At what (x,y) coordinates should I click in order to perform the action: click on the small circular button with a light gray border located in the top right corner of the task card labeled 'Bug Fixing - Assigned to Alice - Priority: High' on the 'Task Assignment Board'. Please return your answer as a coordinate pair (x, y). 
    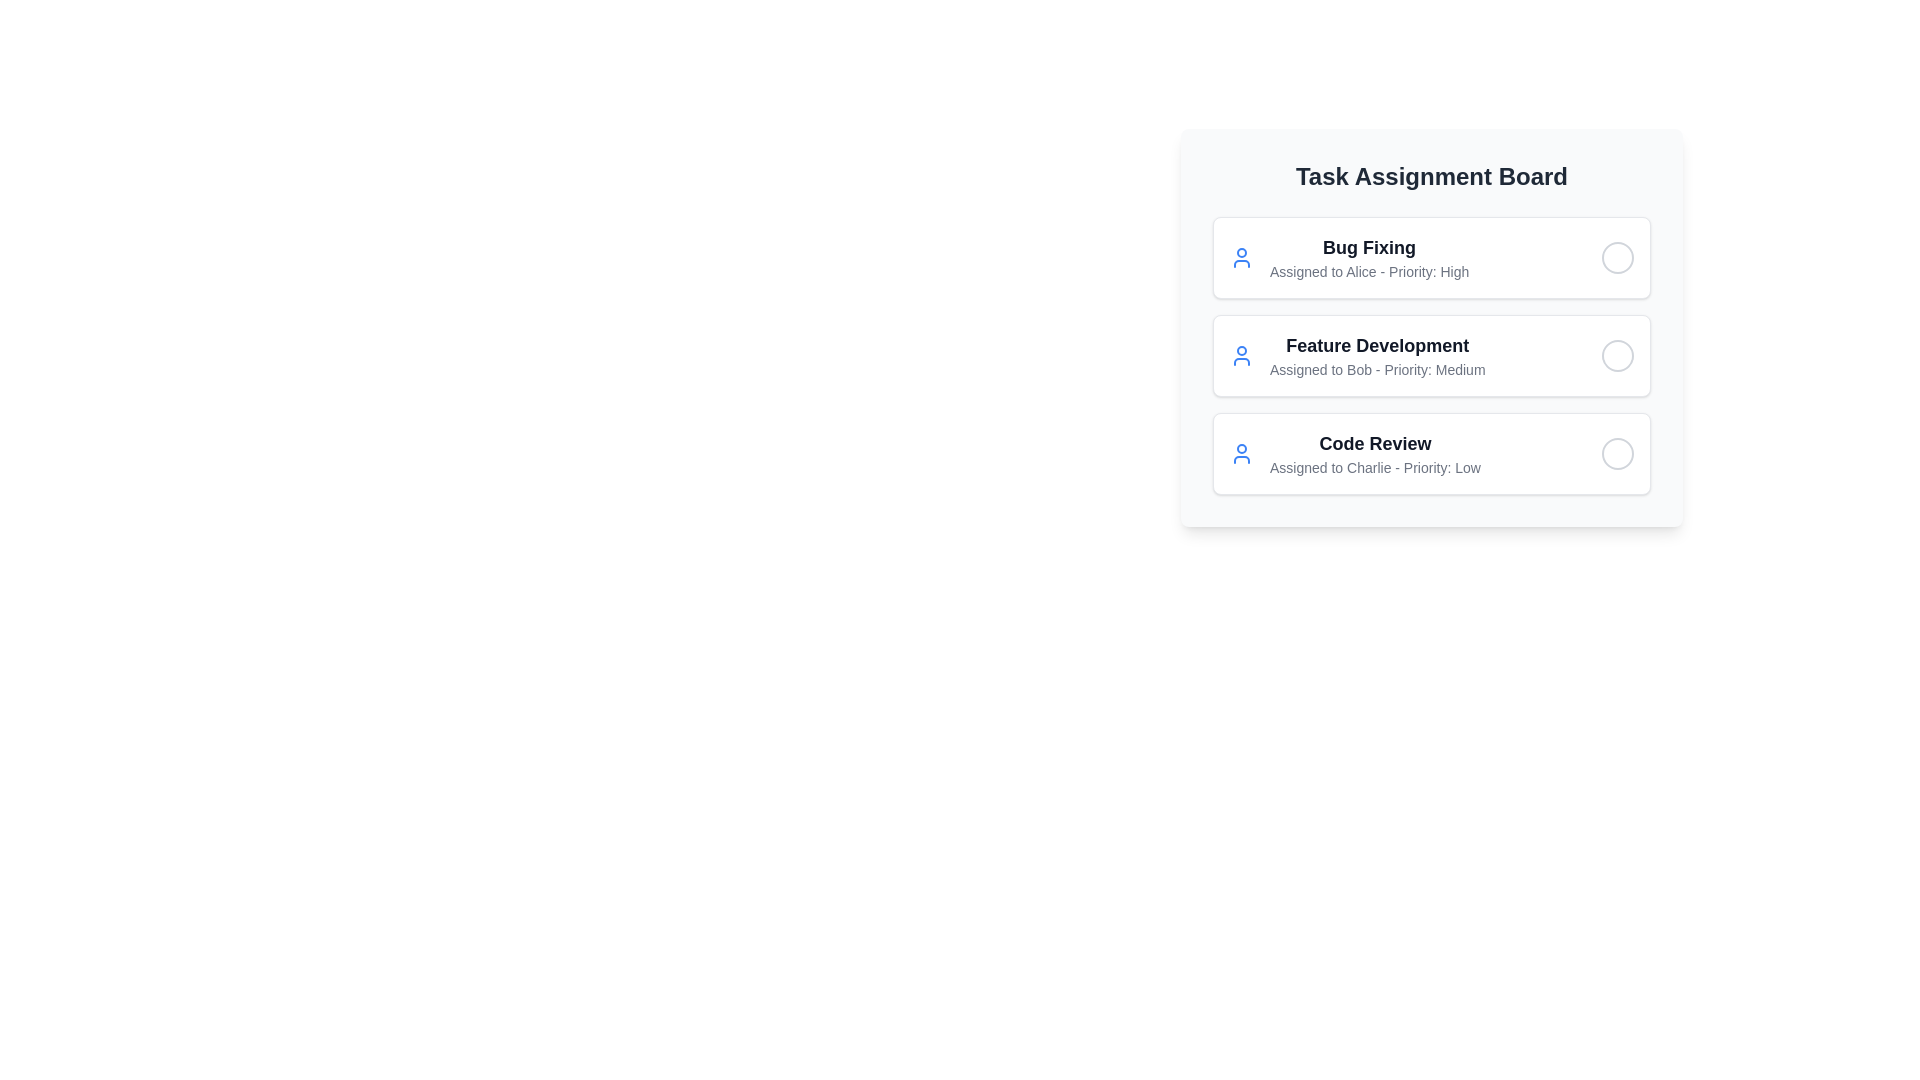
    Looking at the image, I should click on (1617, 257).